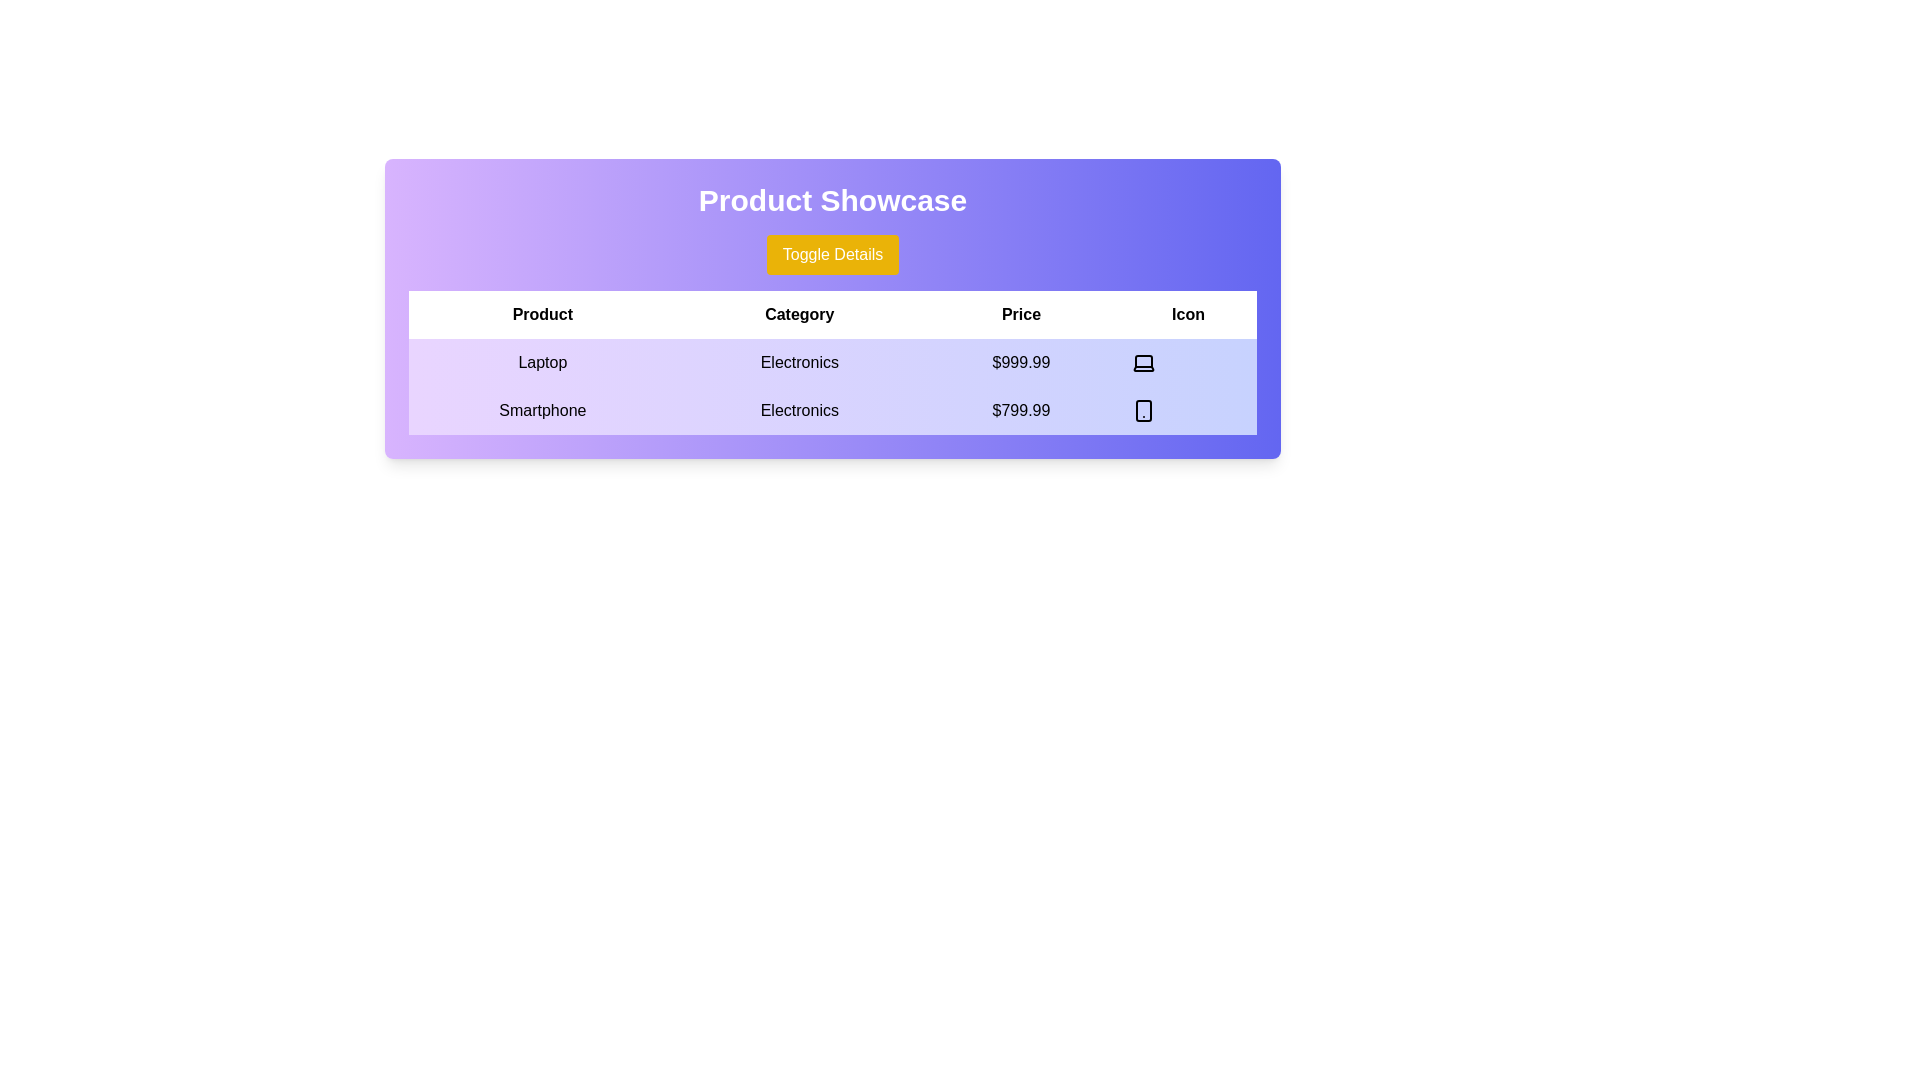  Describe the element at coordinates (1143, 410) in the screenshot. I see `the main rectangular shape of the smartphone icon in the second table row labeled 'Smartphone' within the 'Icon' column` at that location.